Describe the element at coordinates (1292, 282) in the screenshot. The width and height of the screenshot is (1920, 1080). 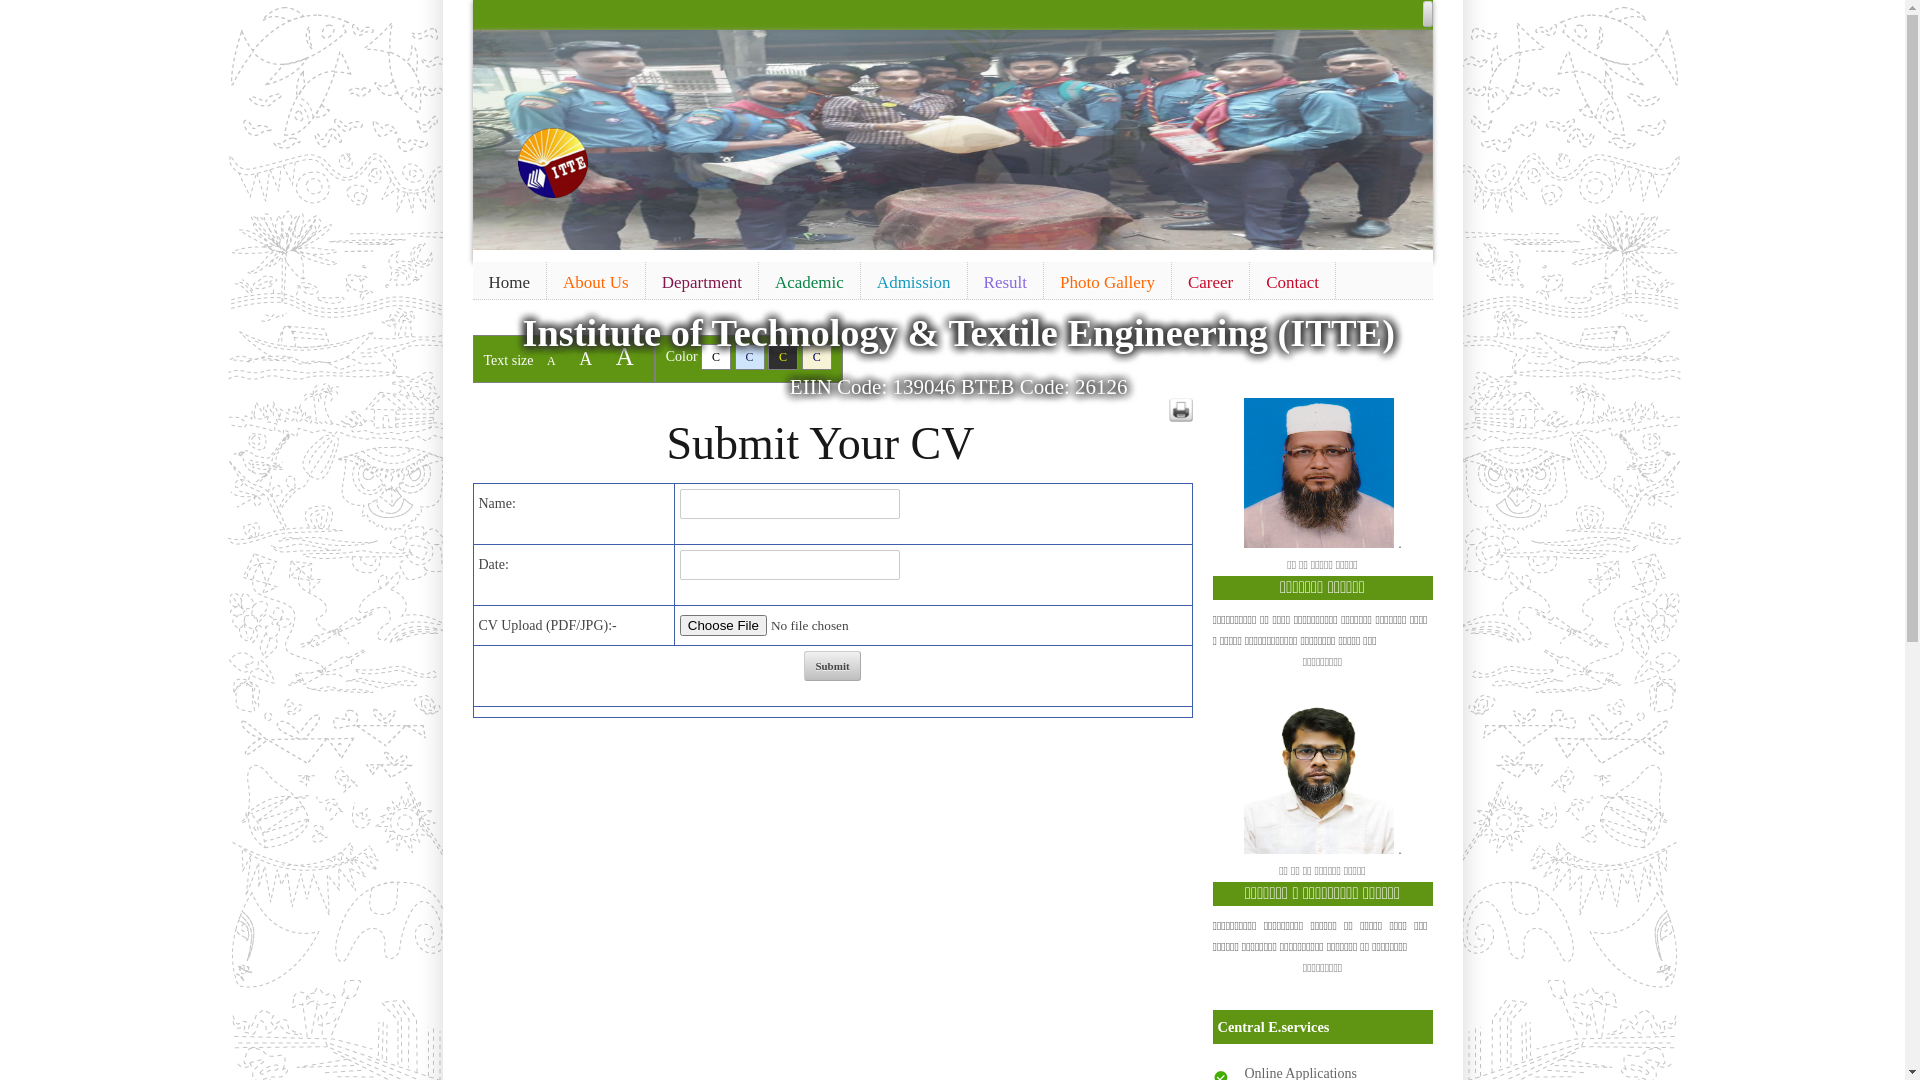
I see `'Contact'` at that location.